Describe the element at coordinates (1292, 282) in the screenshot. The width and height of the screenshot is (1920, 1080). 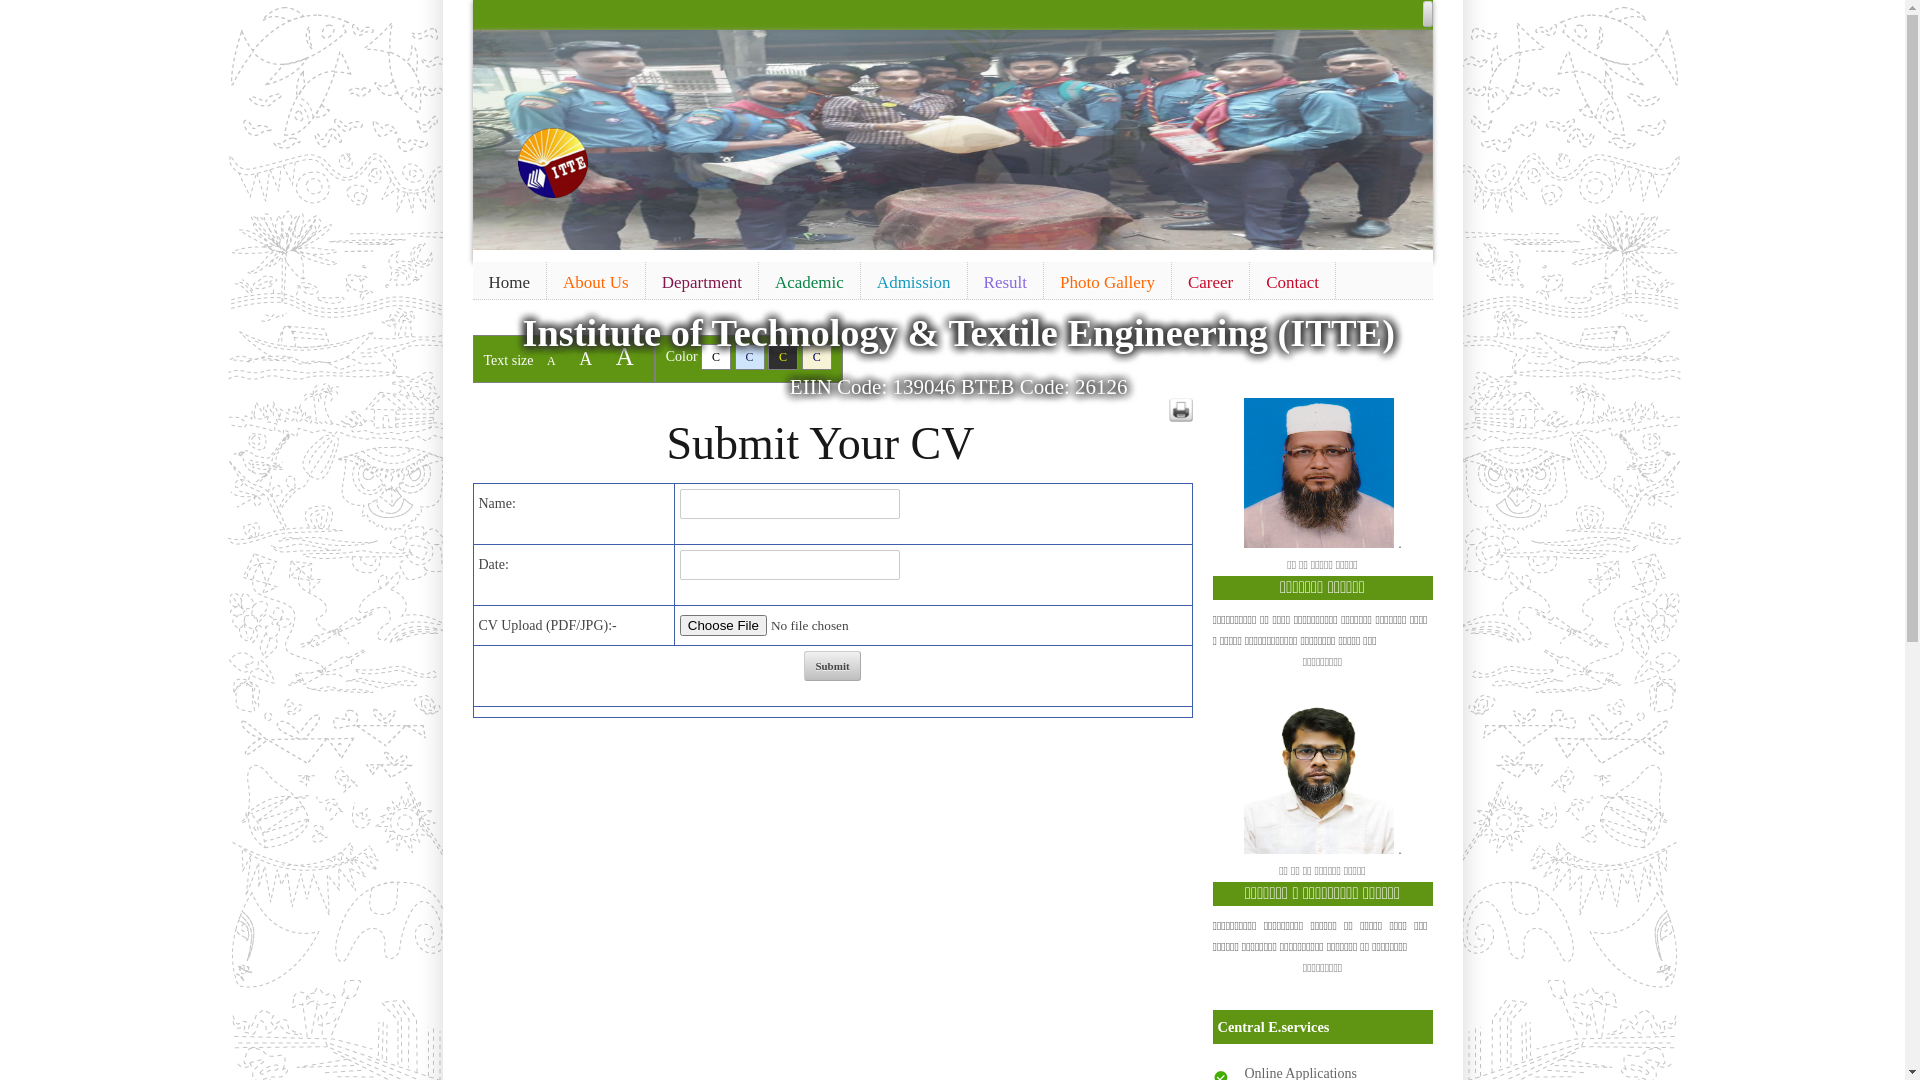
I see `'Contact'` at that location.